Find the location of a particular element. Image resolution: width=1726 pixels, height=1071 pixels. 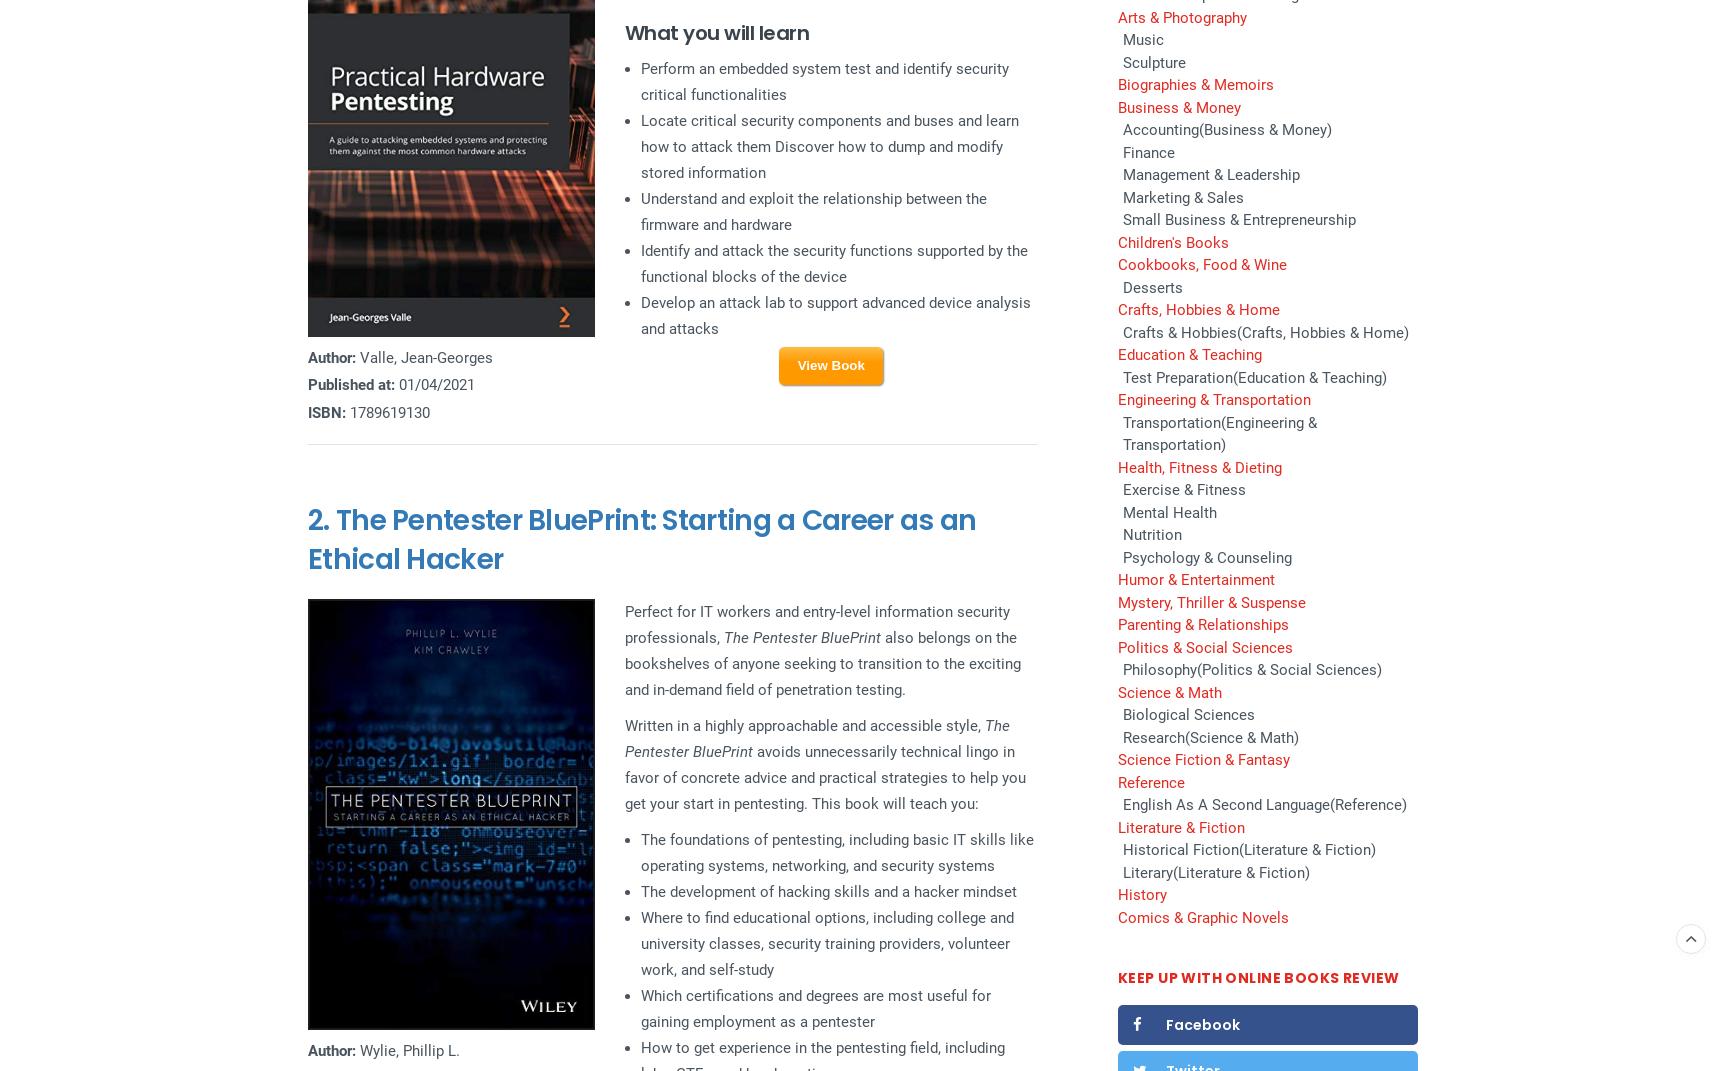

'Crafts, Hobbies & Home' is located at coordinates (1117, 308).